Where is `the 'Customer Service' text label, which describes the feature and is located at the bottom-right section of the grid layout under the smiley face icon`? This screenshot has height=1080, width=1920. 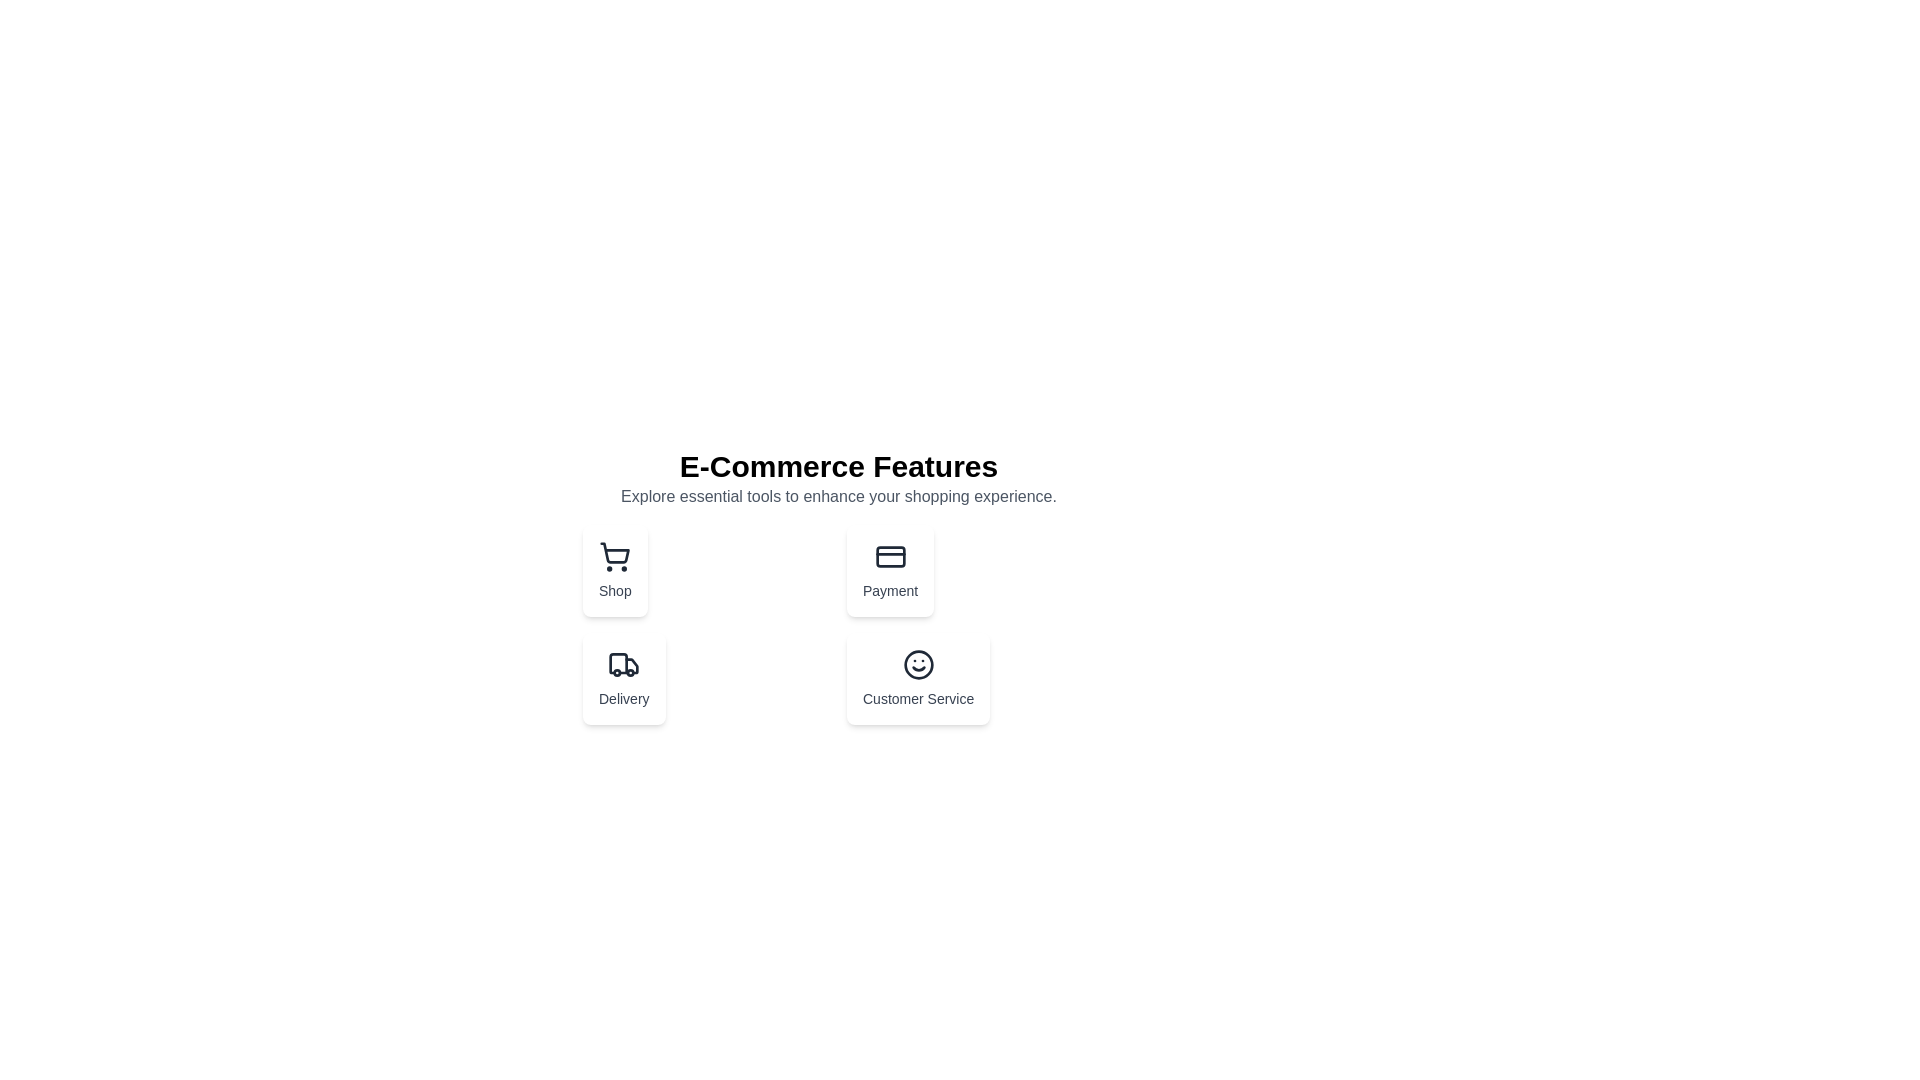
the 'Customer Service' text label, which describes the feature and is located at the bottom-right section of the grid layout under the smiley face icon is located at coordinates (917, 697).